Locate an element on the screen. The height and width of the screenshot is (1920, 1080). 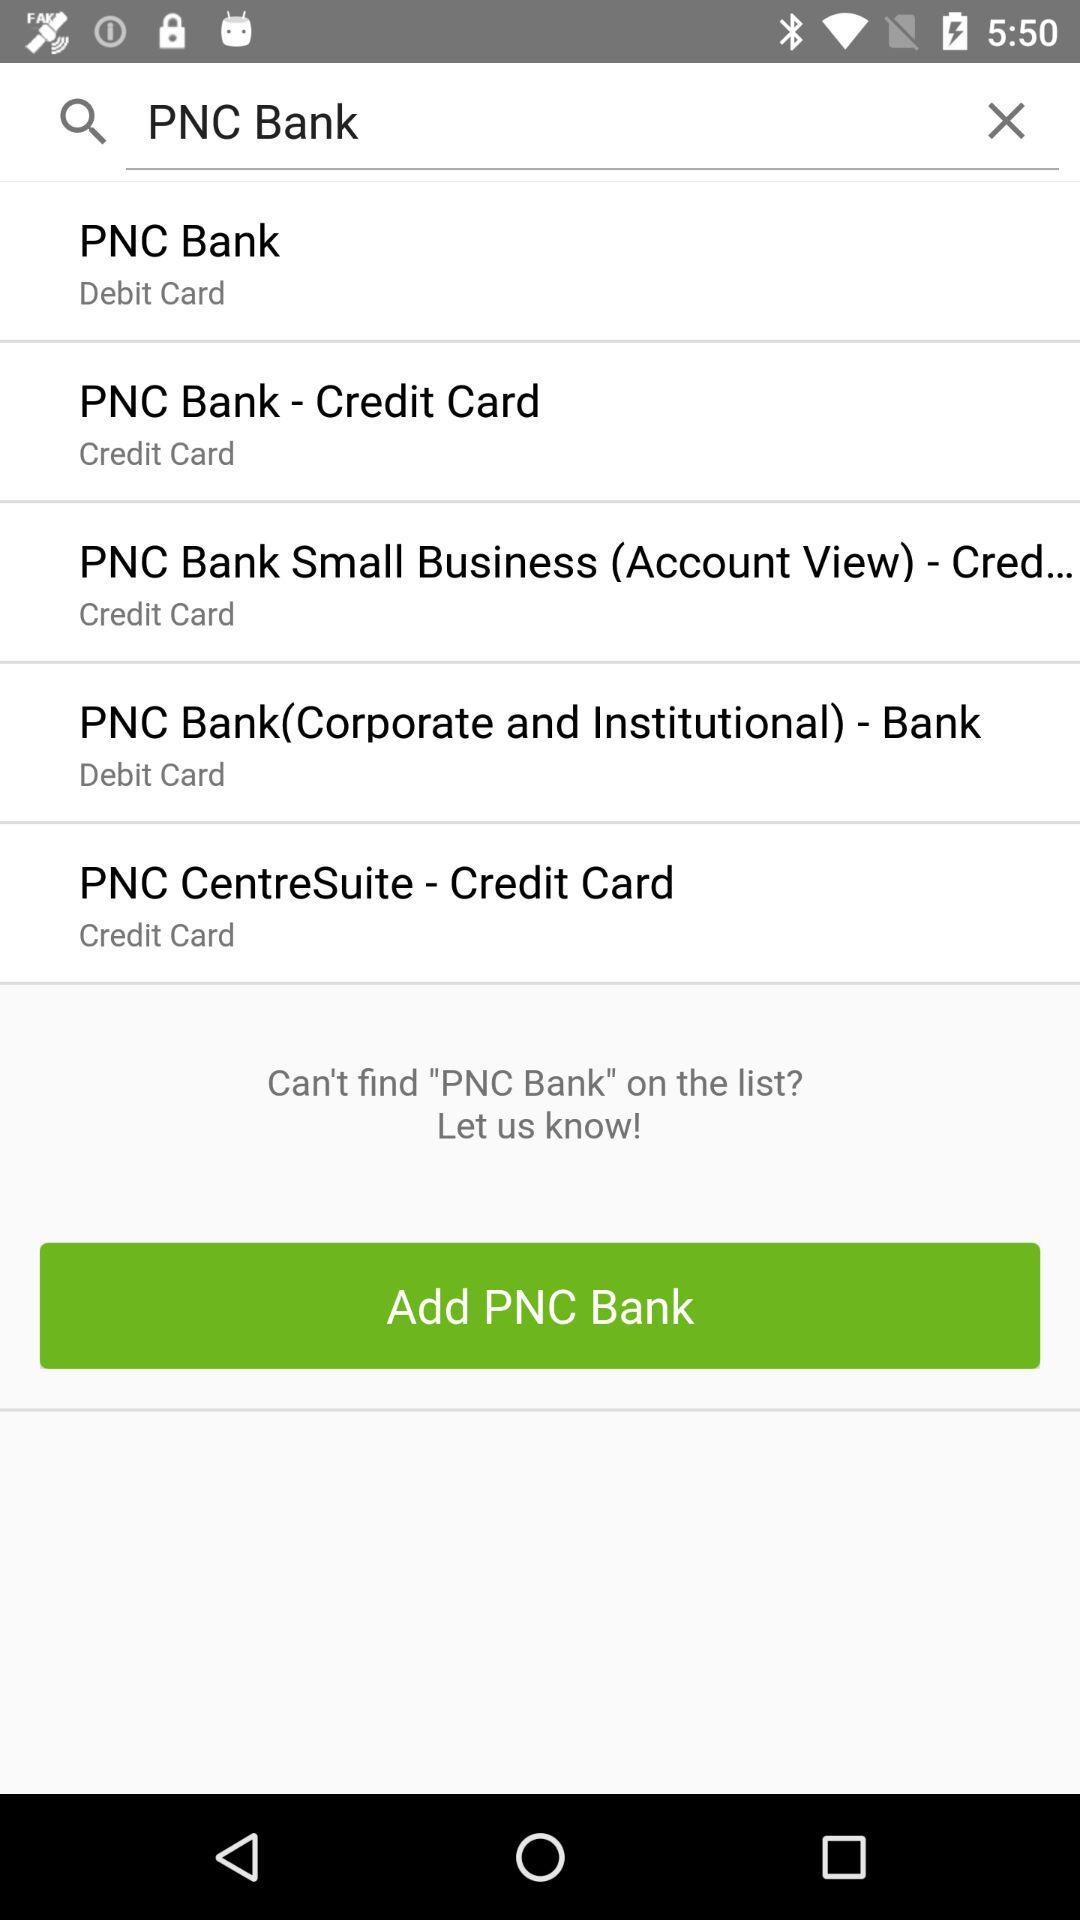
the app below the credit card item is located at coordinates (538, 1102).